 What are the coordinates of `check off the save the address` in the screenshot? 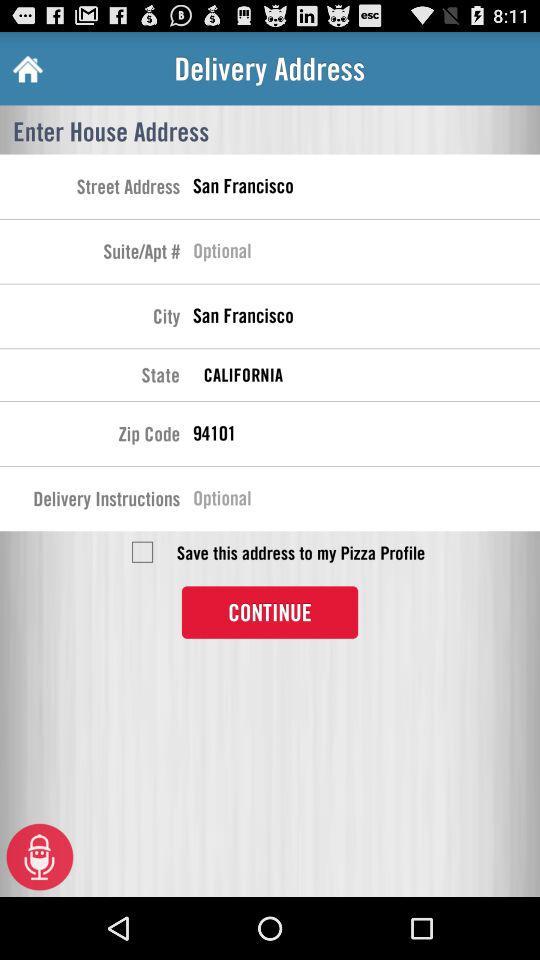 It's located at (141, 552).